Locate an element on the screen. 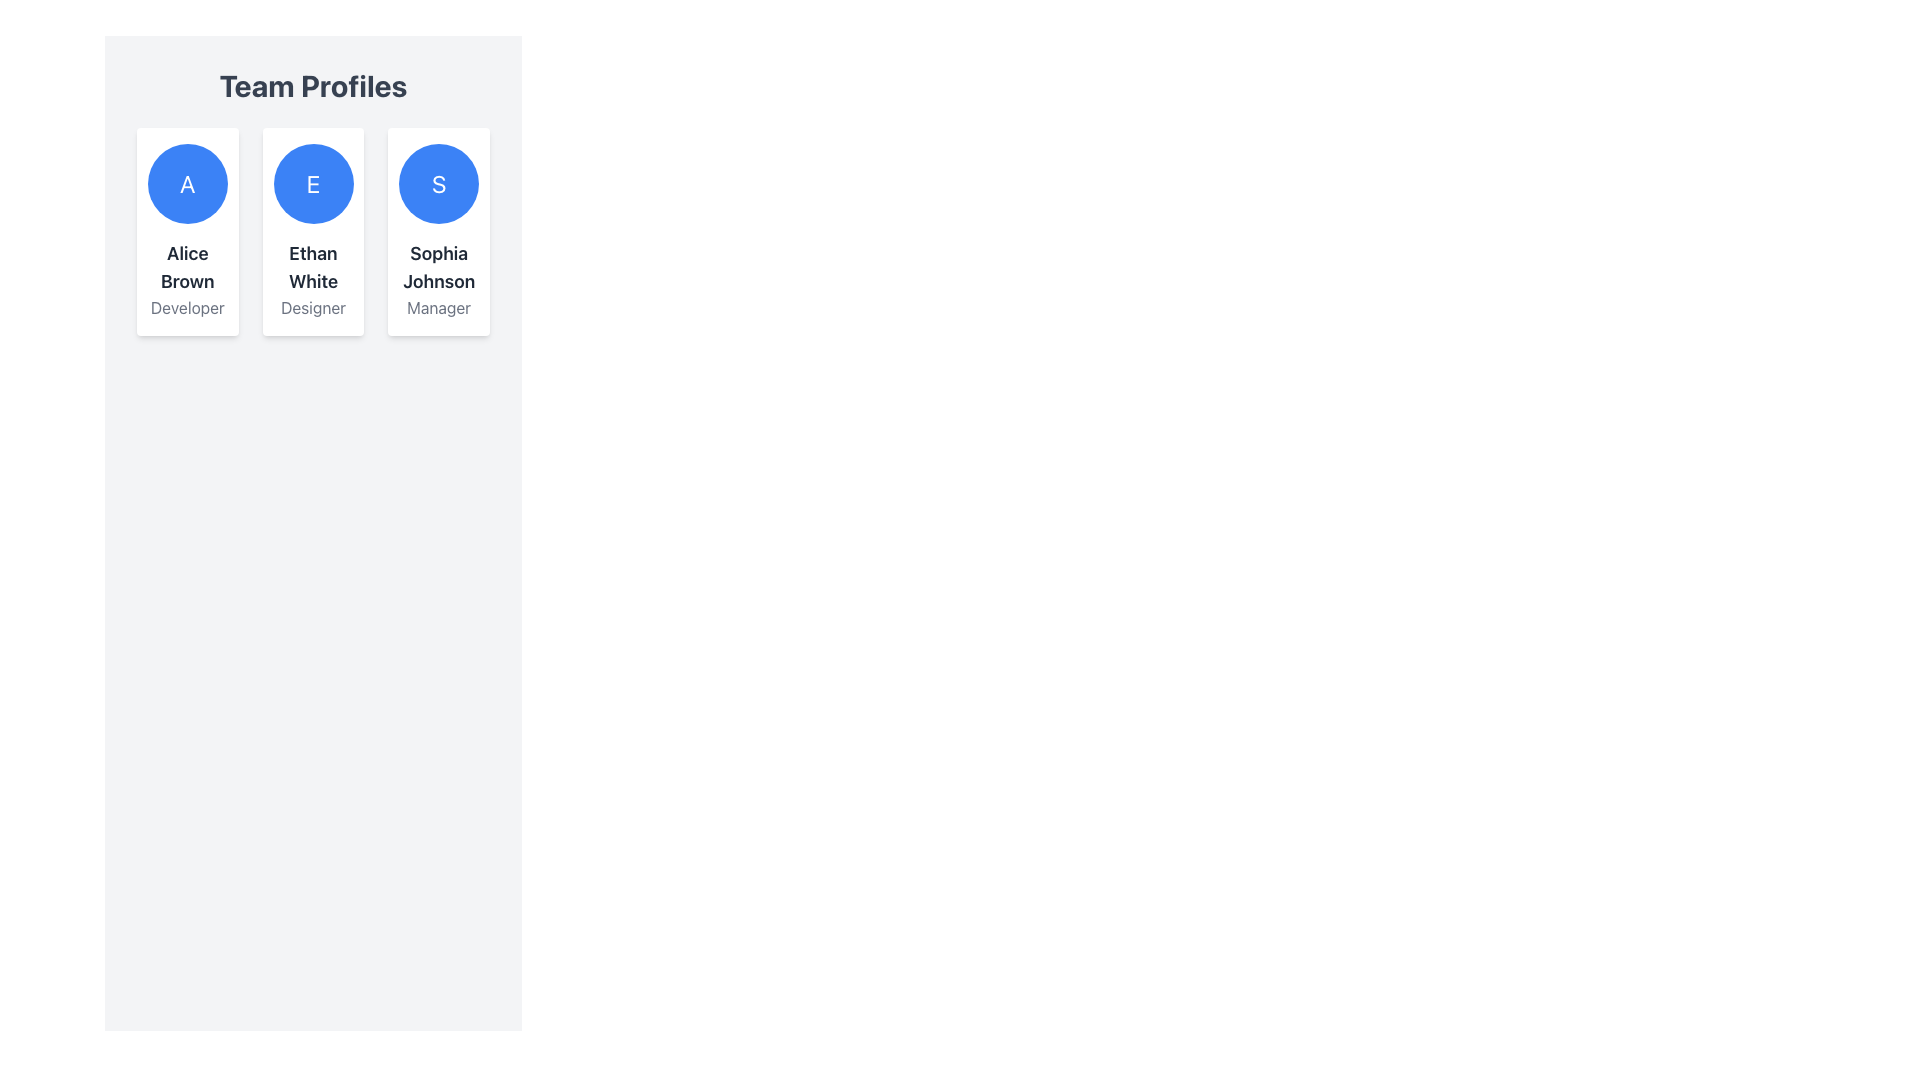  the static text label indicating the role or title of 'Sophia Johnson' located at the bottom of her profile card in the 'Team Profiles' section is located at coordinates (438, 308).